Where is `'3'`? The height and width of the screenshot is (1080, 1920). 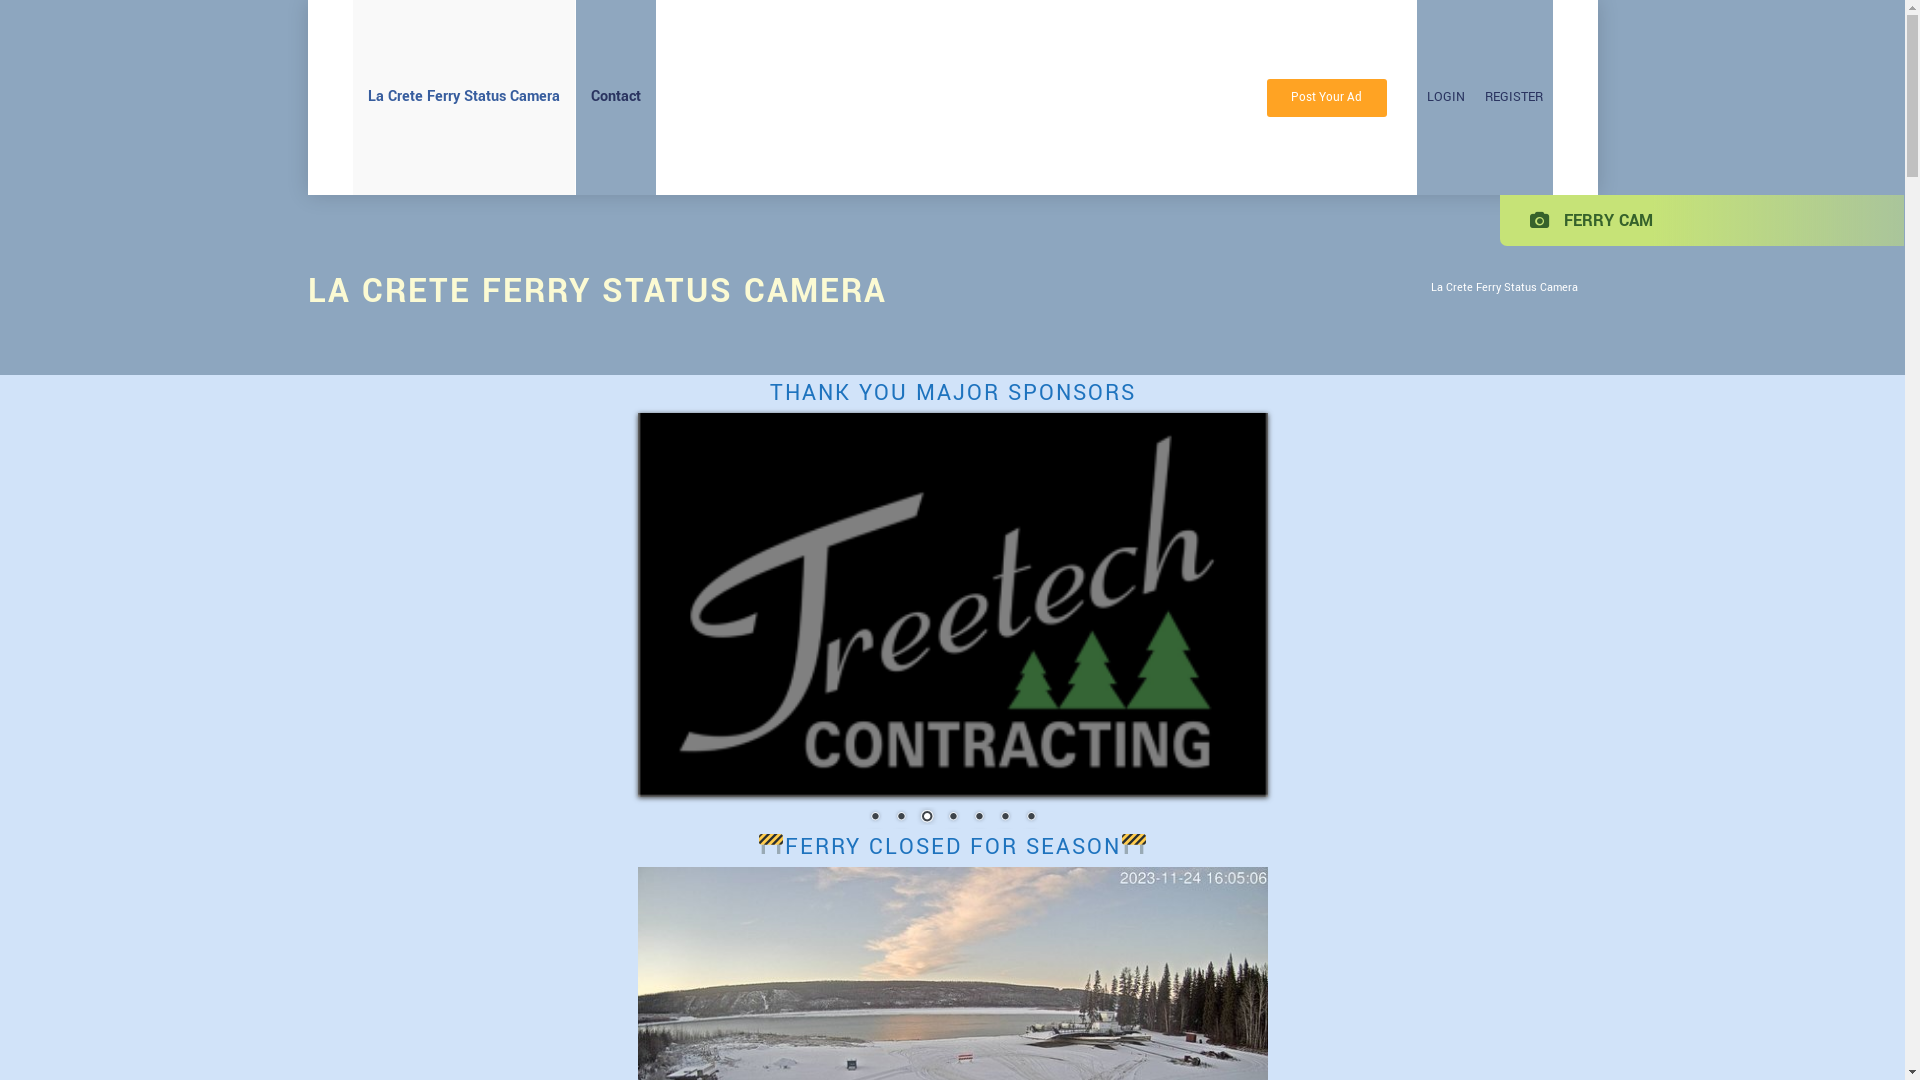 '3' is located at coordinates (925, 817).